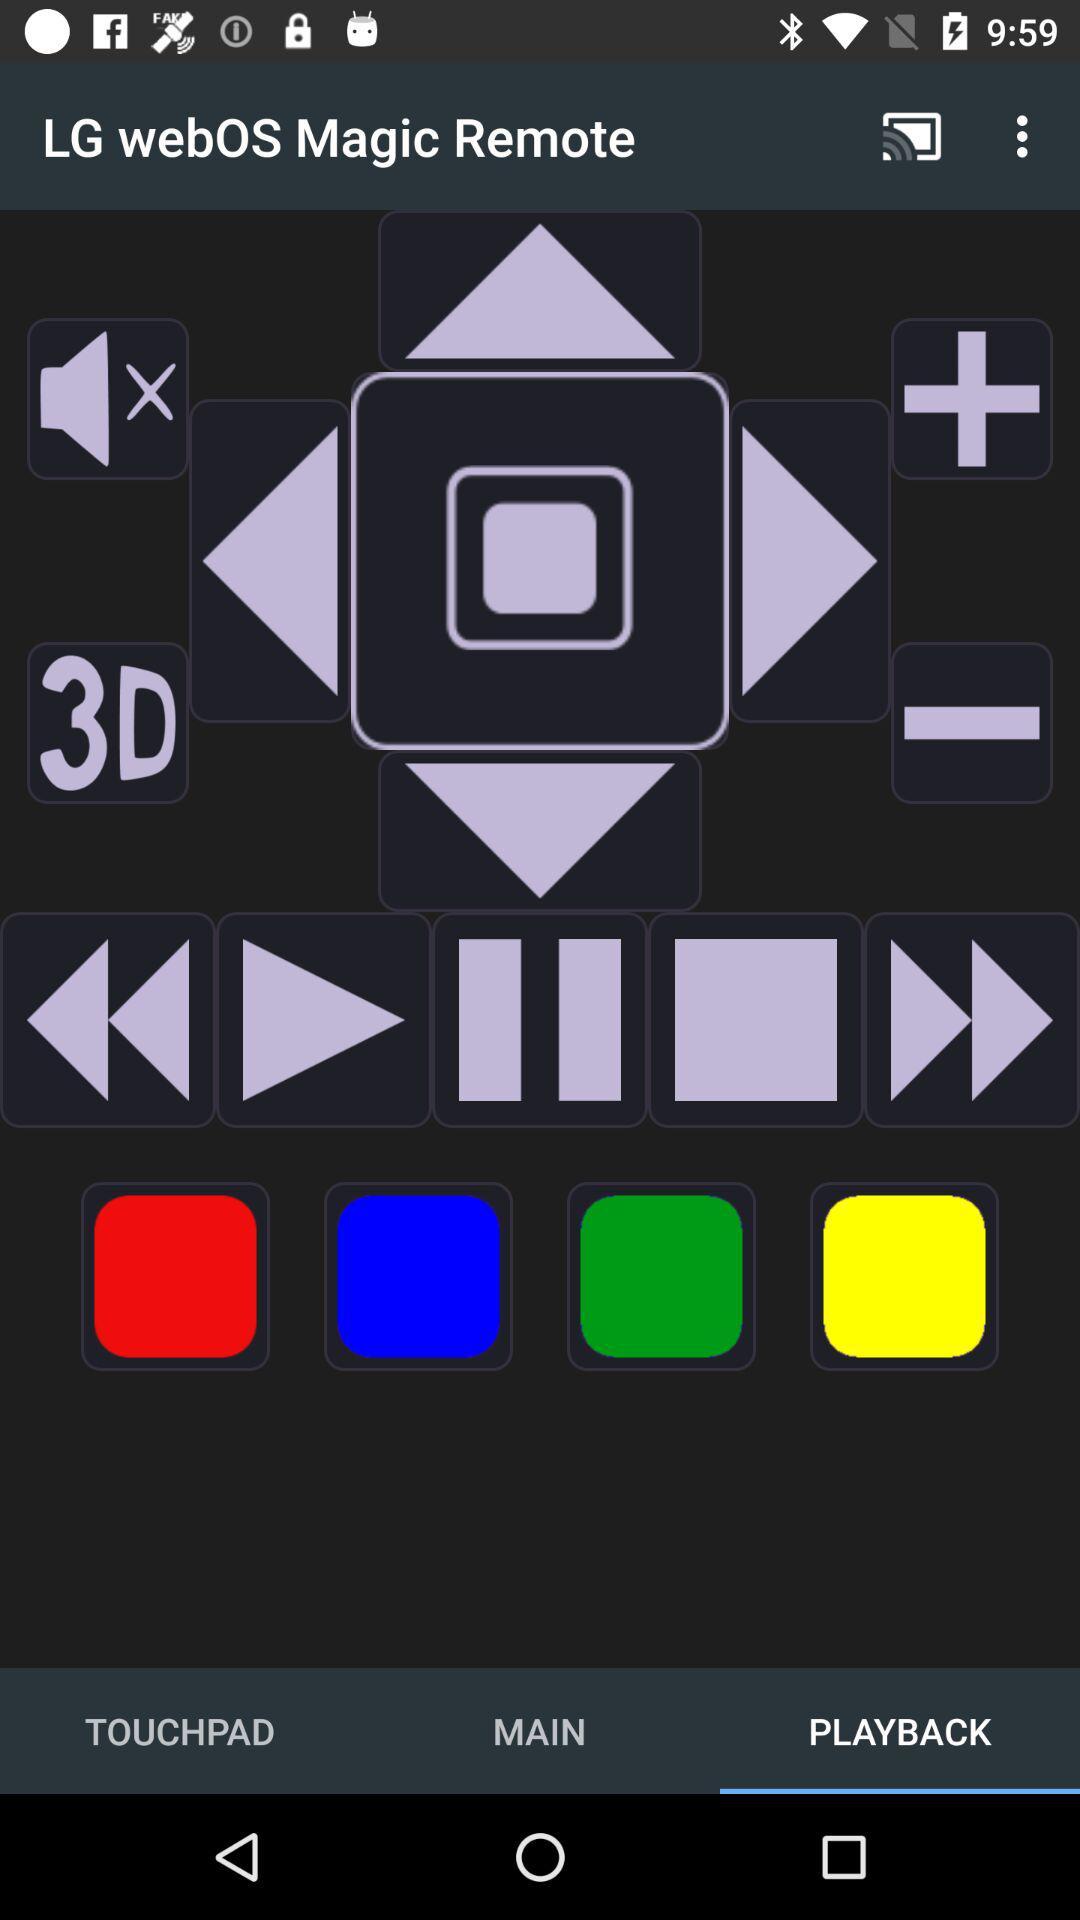 Image resolution: width=1080 pixels, height=1920 pixels. What do you see at coordinates (971, 722) in the screenshot?
I see `the minus icon` at bounding box center [971, 722].